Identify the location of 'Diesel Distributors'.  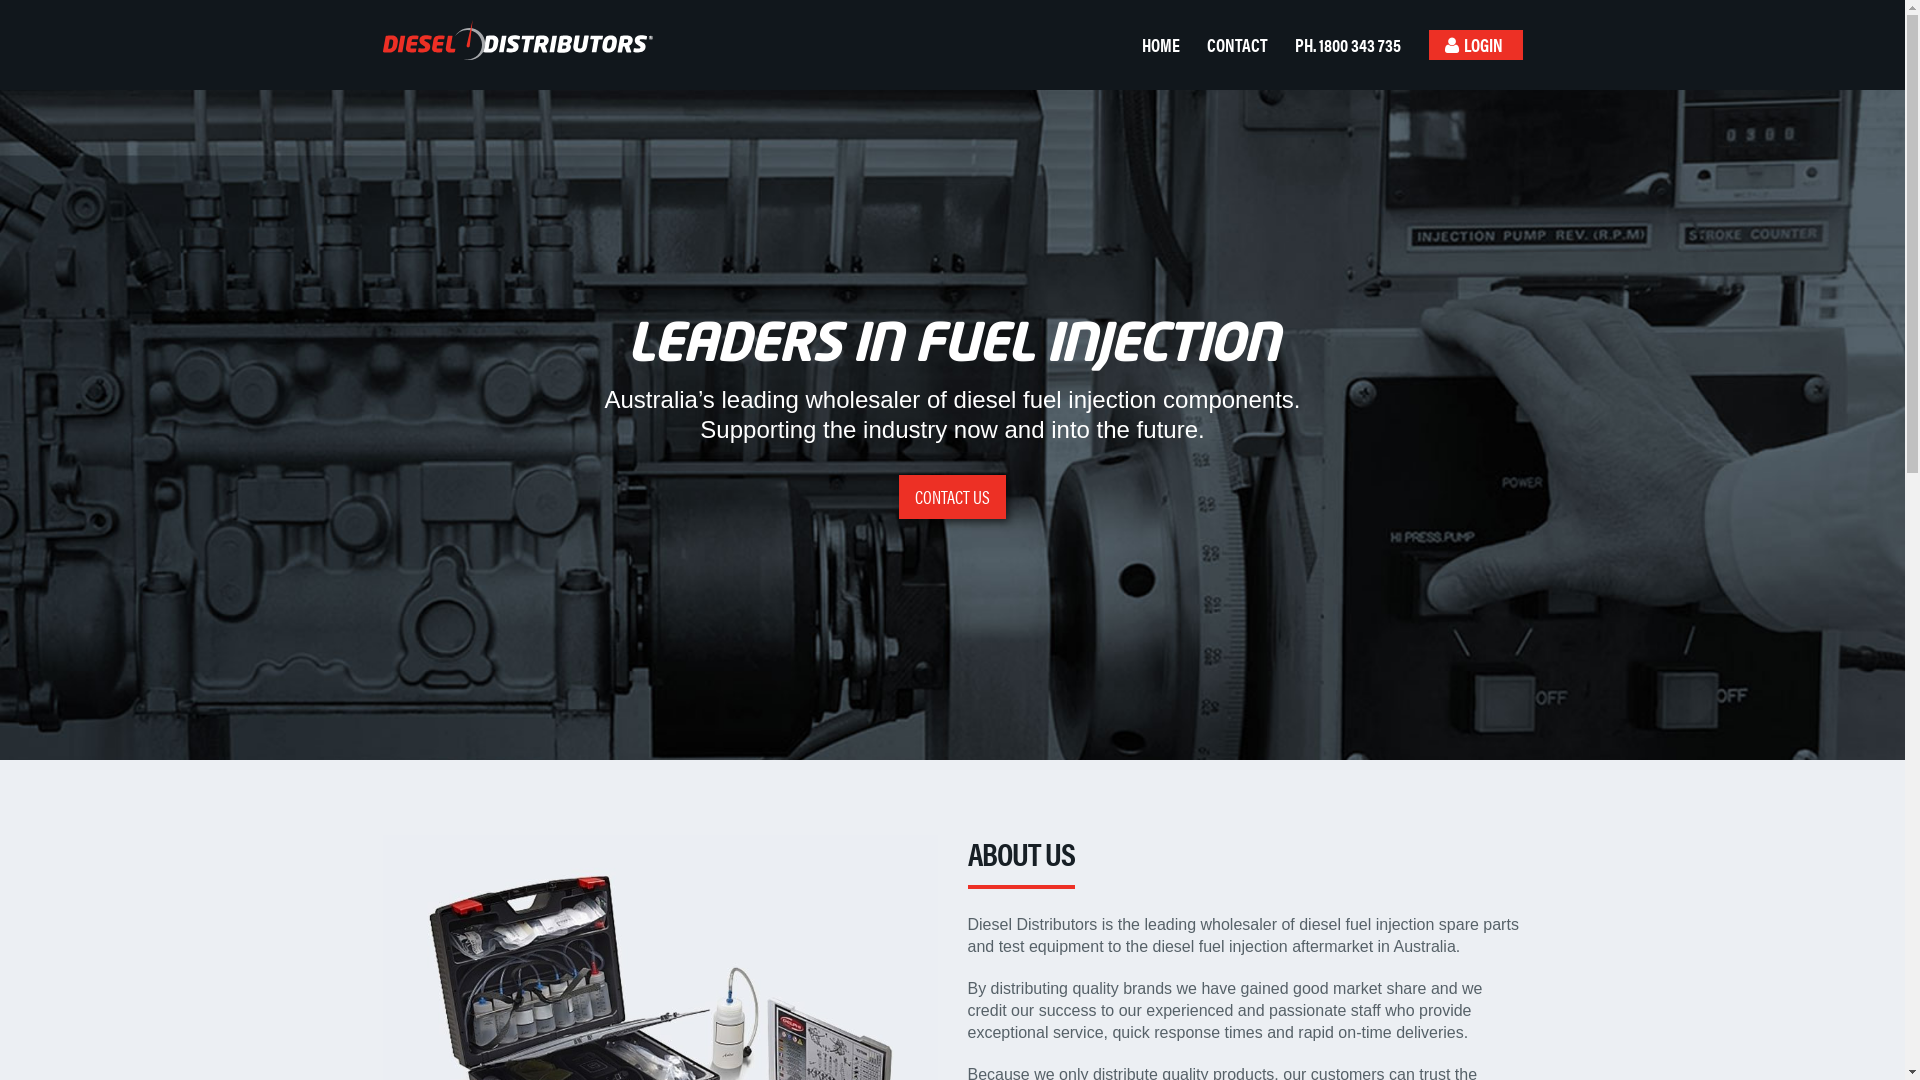
(510, 39).